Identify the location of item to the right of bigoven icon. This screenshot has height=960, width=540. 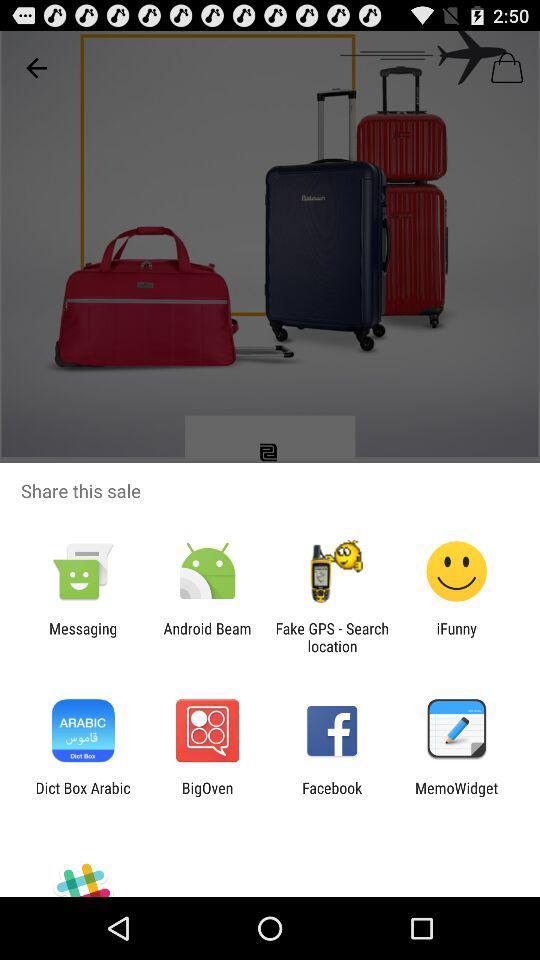
(332, 796).